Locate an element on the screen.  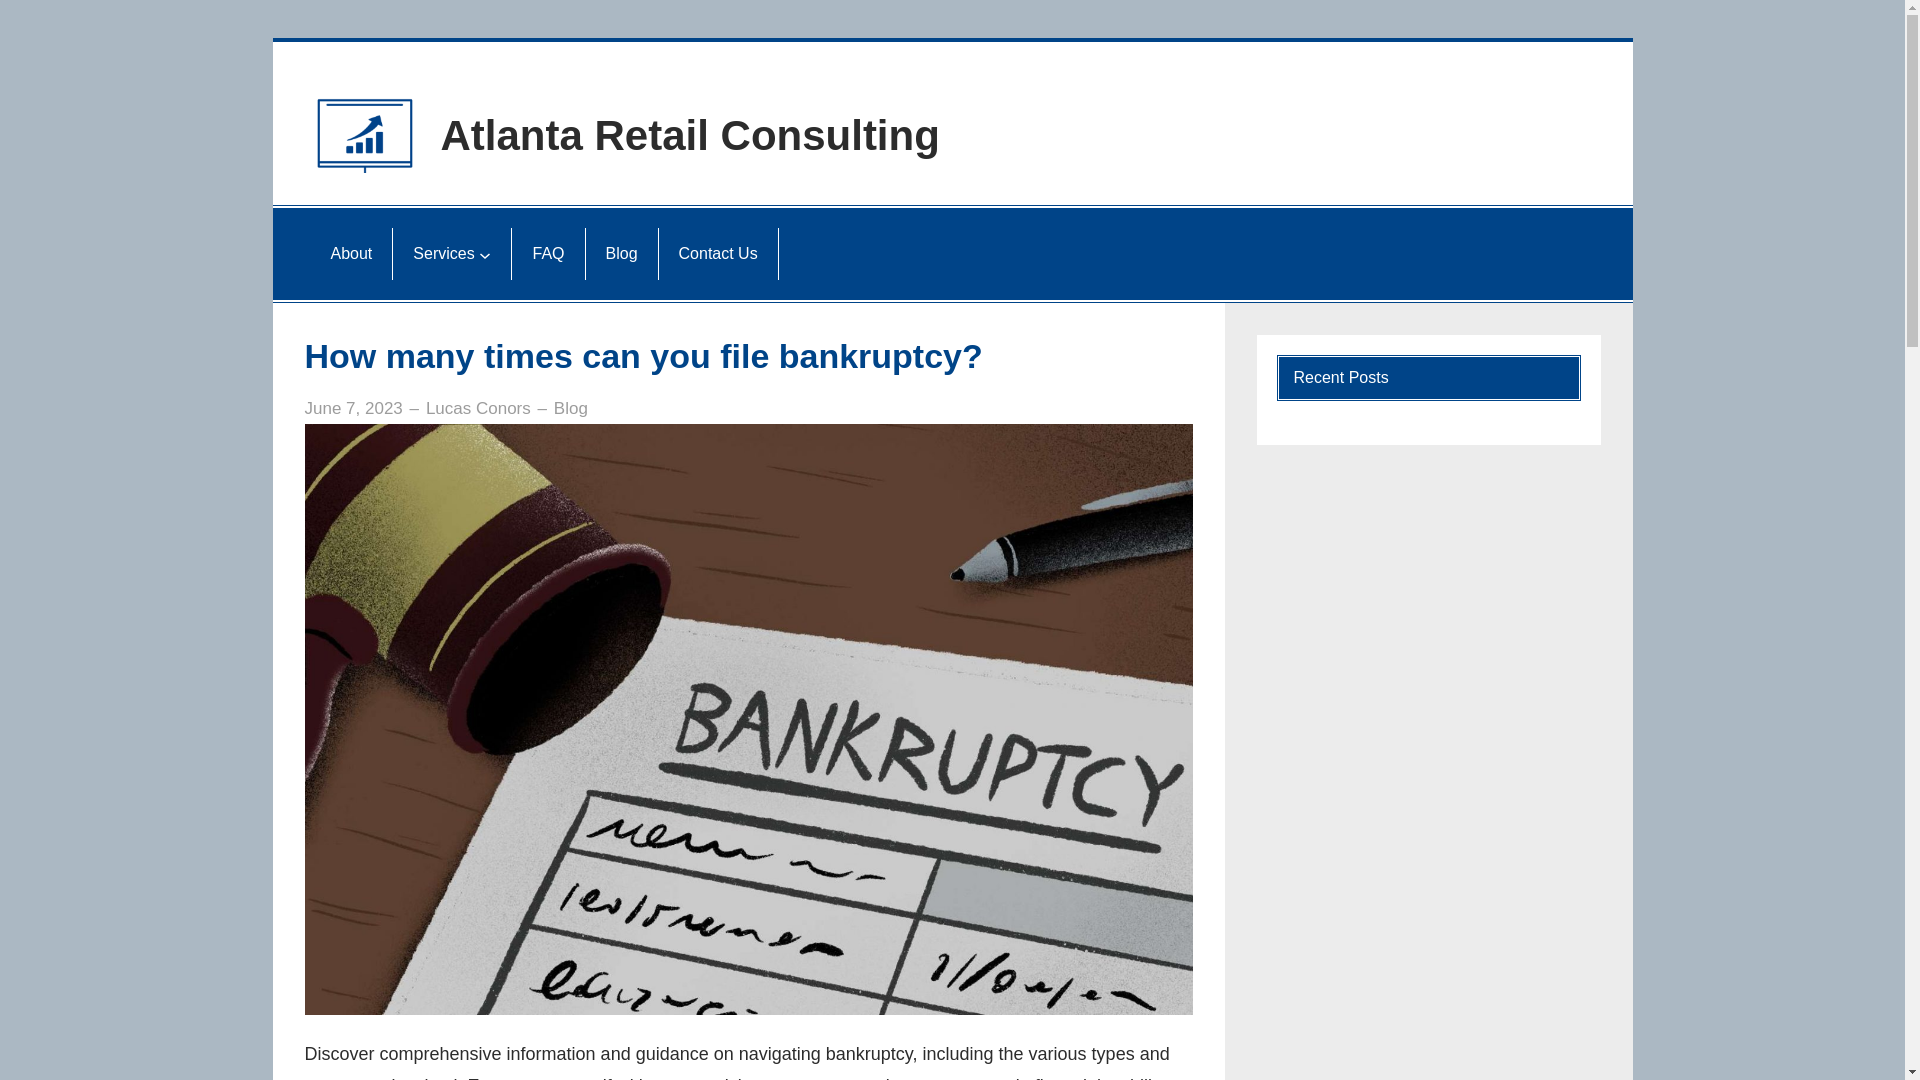
'Blog' is located at coordinates (621, 253).